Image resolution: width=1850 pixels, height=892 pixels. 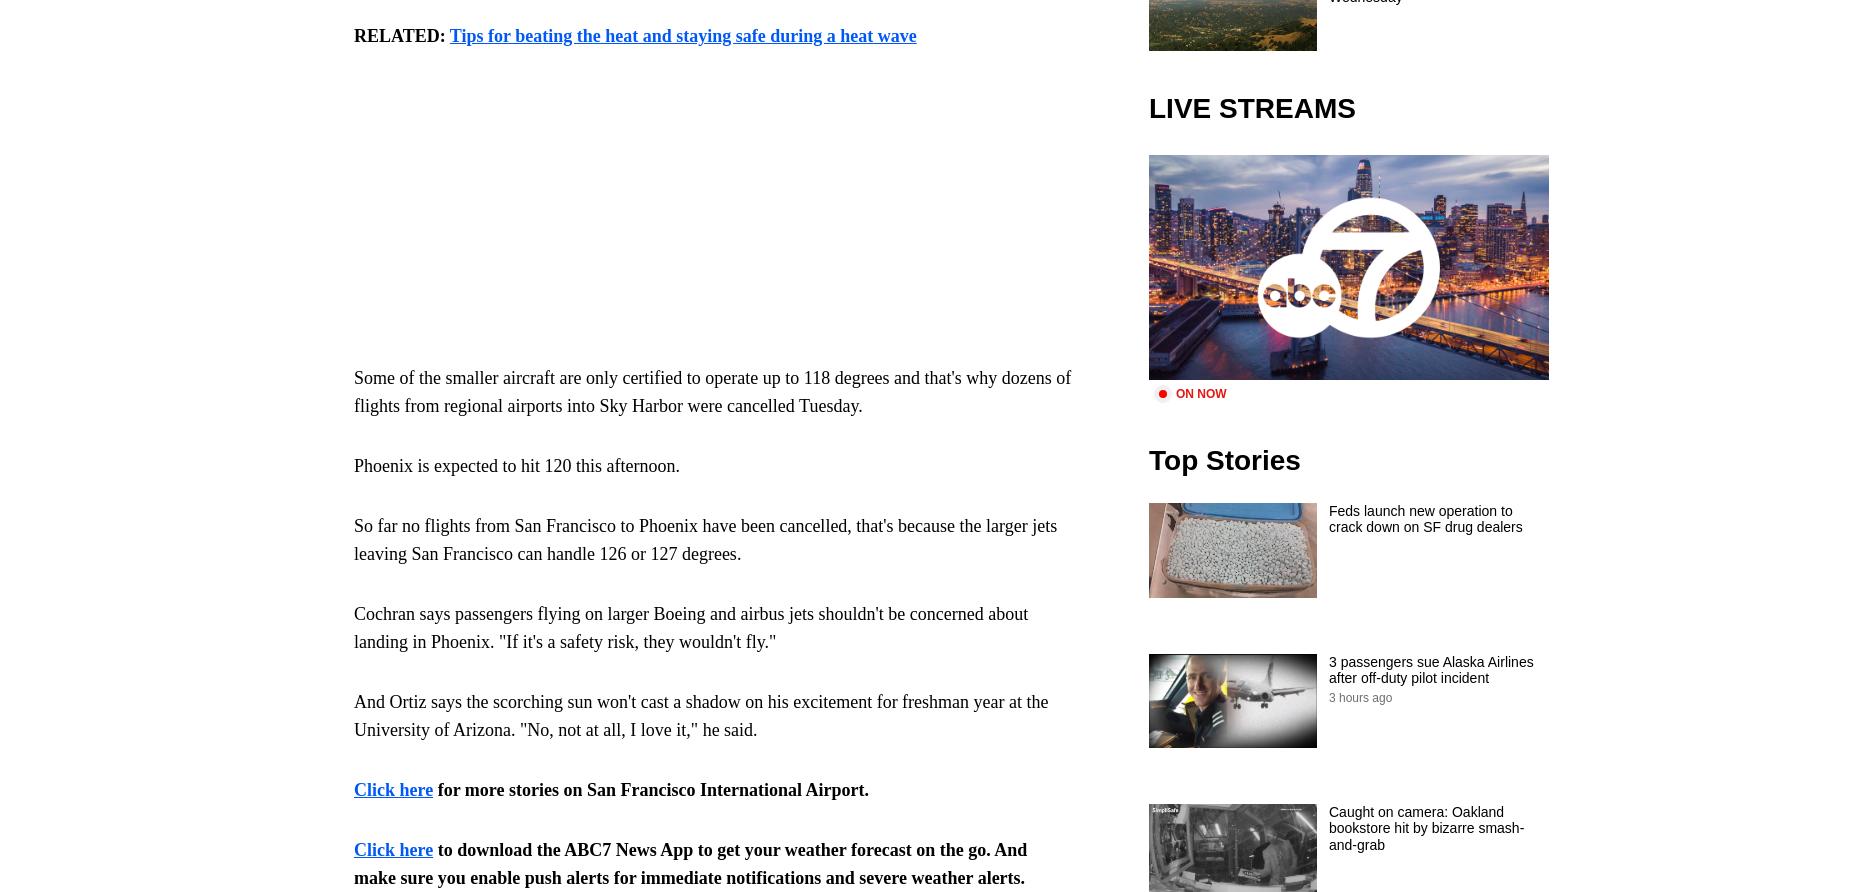 What do you see at coordinates (1328, 669) in the screenshot?
I see `'3 passengers sue Alaska Airlines after off-duty pilot incident'` at bounding box center [1328, 669].